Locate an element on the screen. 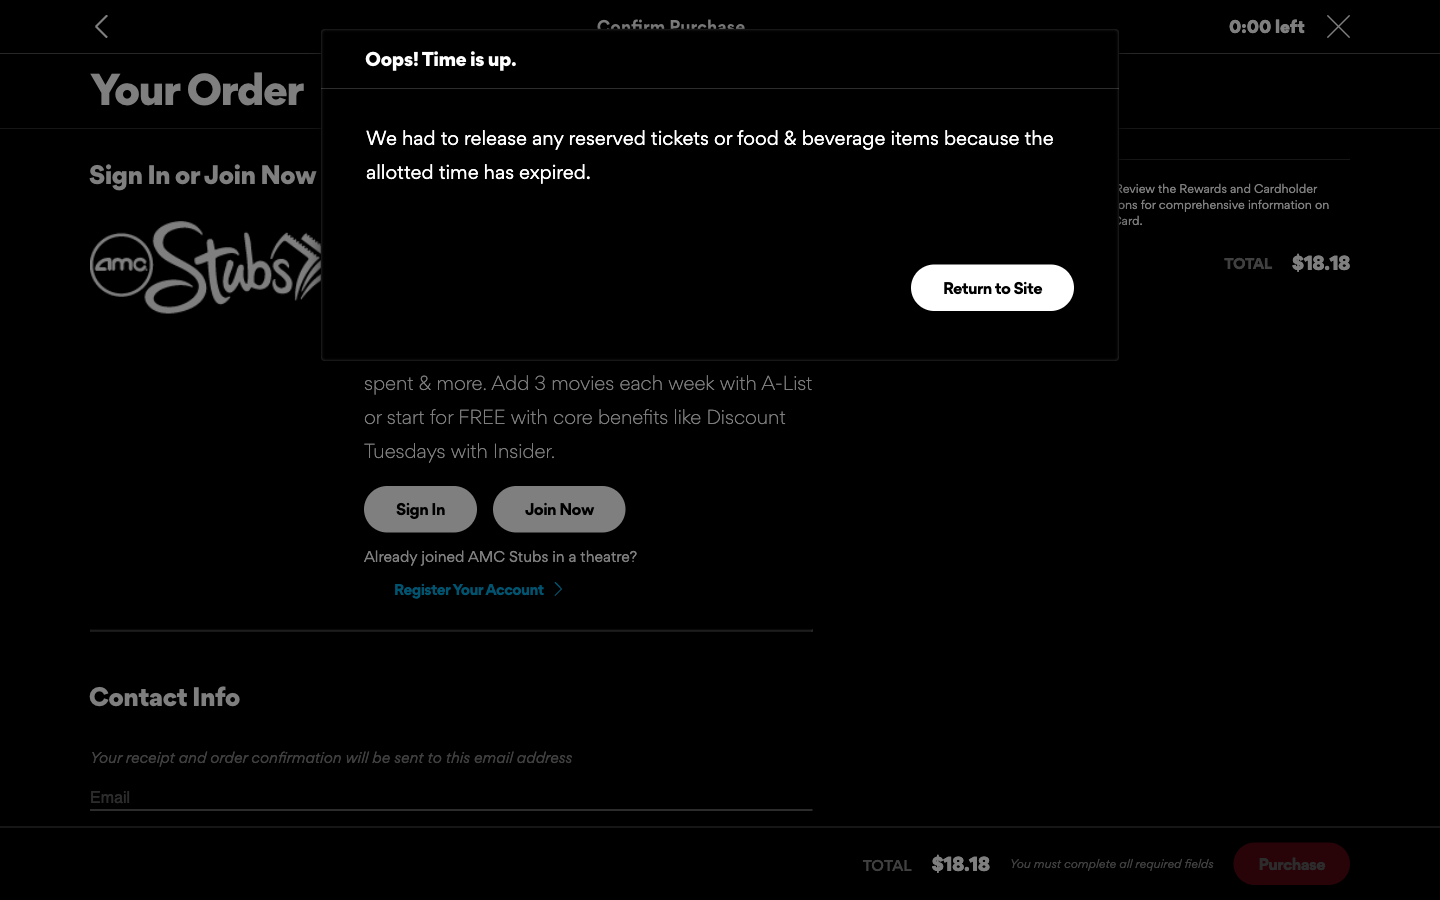 This screenshot has width=1440, height=900. Register a new user account is located at coordinates (476, 589).